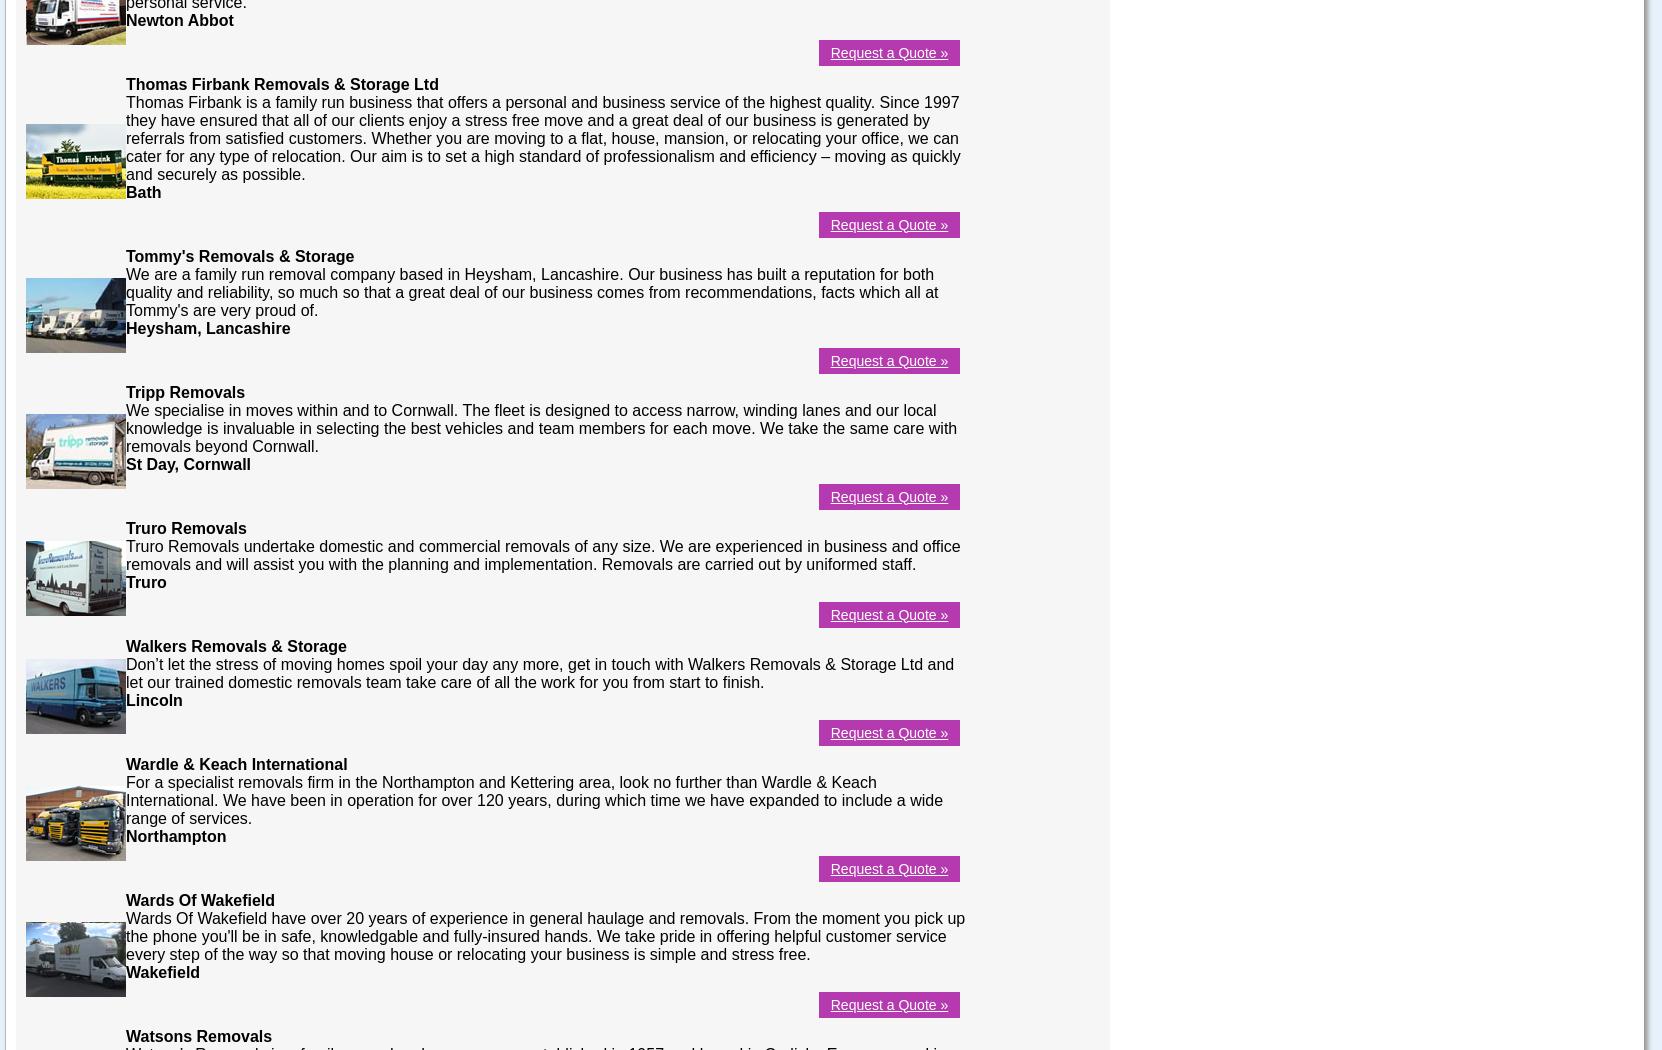 Image resolution: width=1662 pixels, height=1050 pixels. What do you see at coordinates (544, 935) in the screenshot?
I see `'Wards Of Wakefield have over 20 years of experience in general haulage and removals. From the moment you pick up the phone you'll be in safe, knowledgable and fully-insured hands. We take pride in offering helpful customer service every step of the way so that moving house or relocating your business is simple and stress free.'` at bounding box center [544, 935].